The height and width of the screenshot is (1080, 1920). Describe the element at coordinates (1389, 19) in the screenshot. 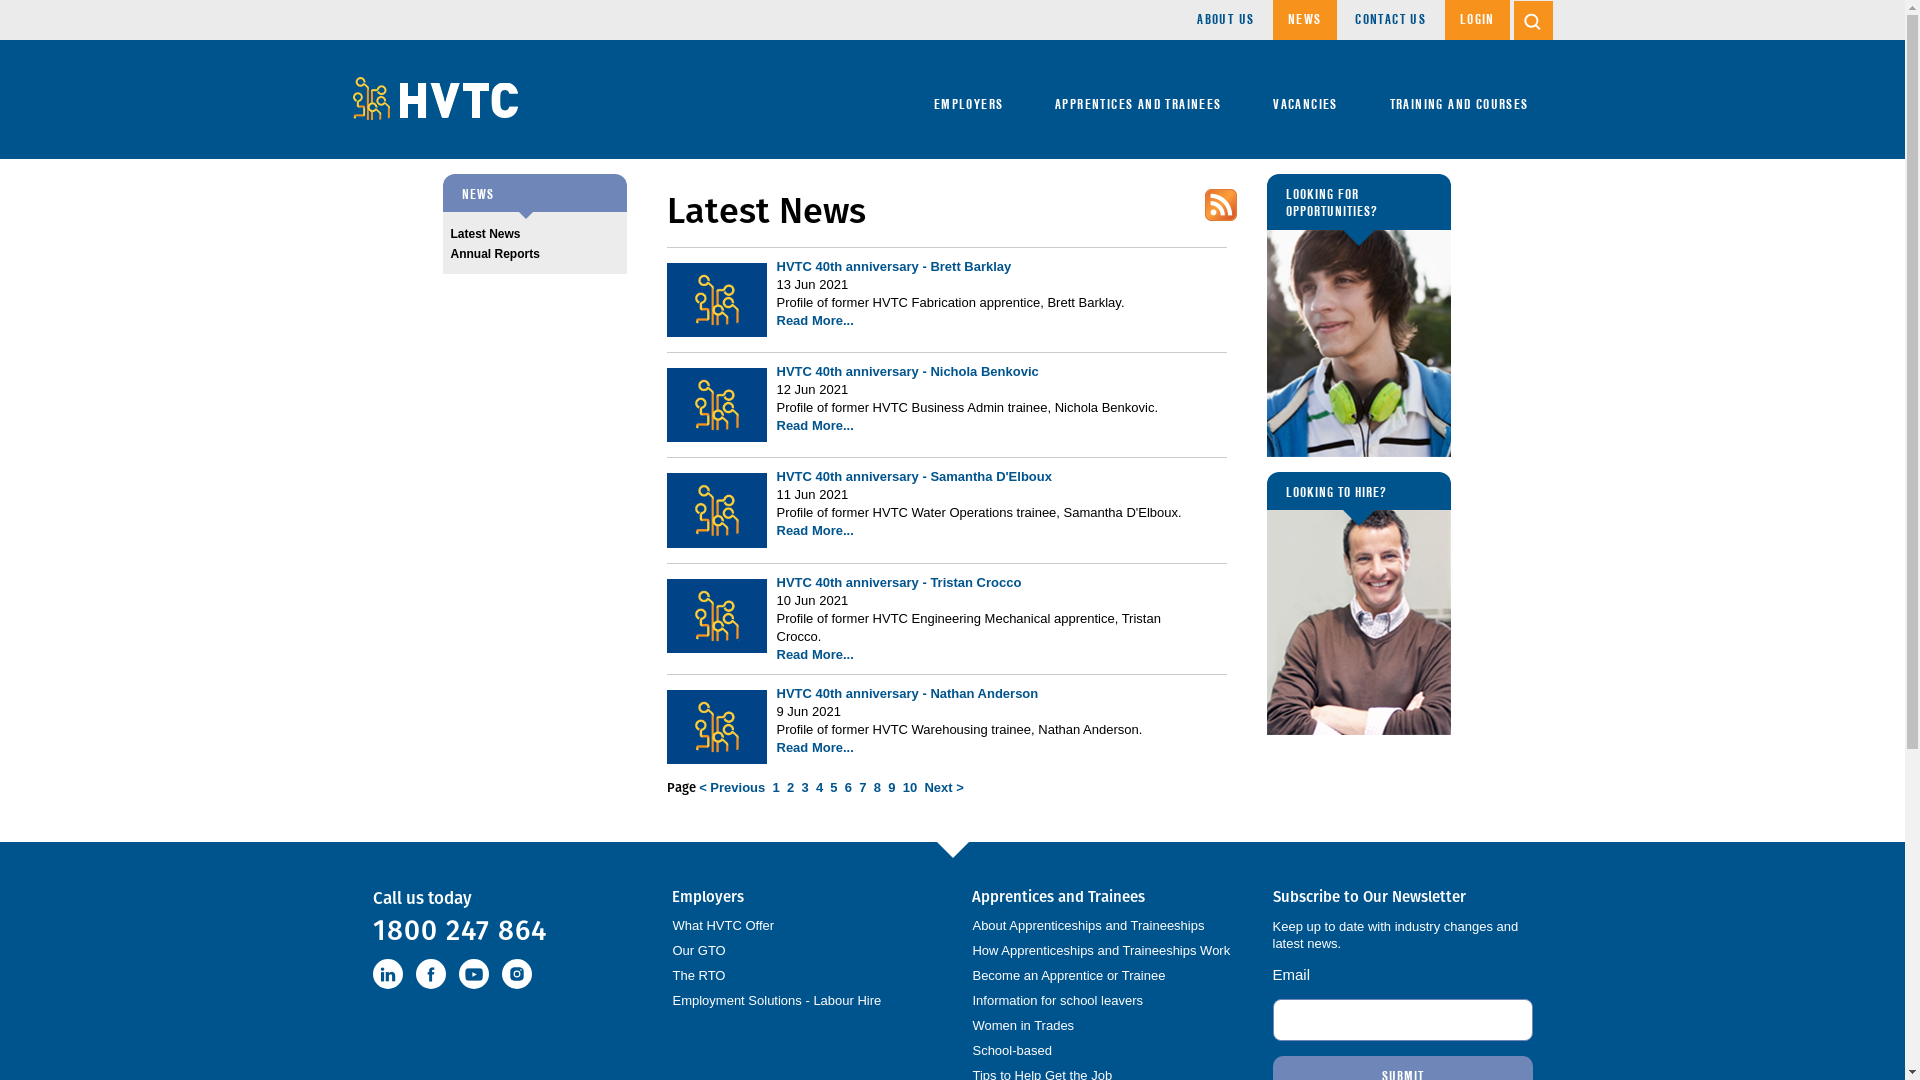

I see `'CONTACT US'` at that location.